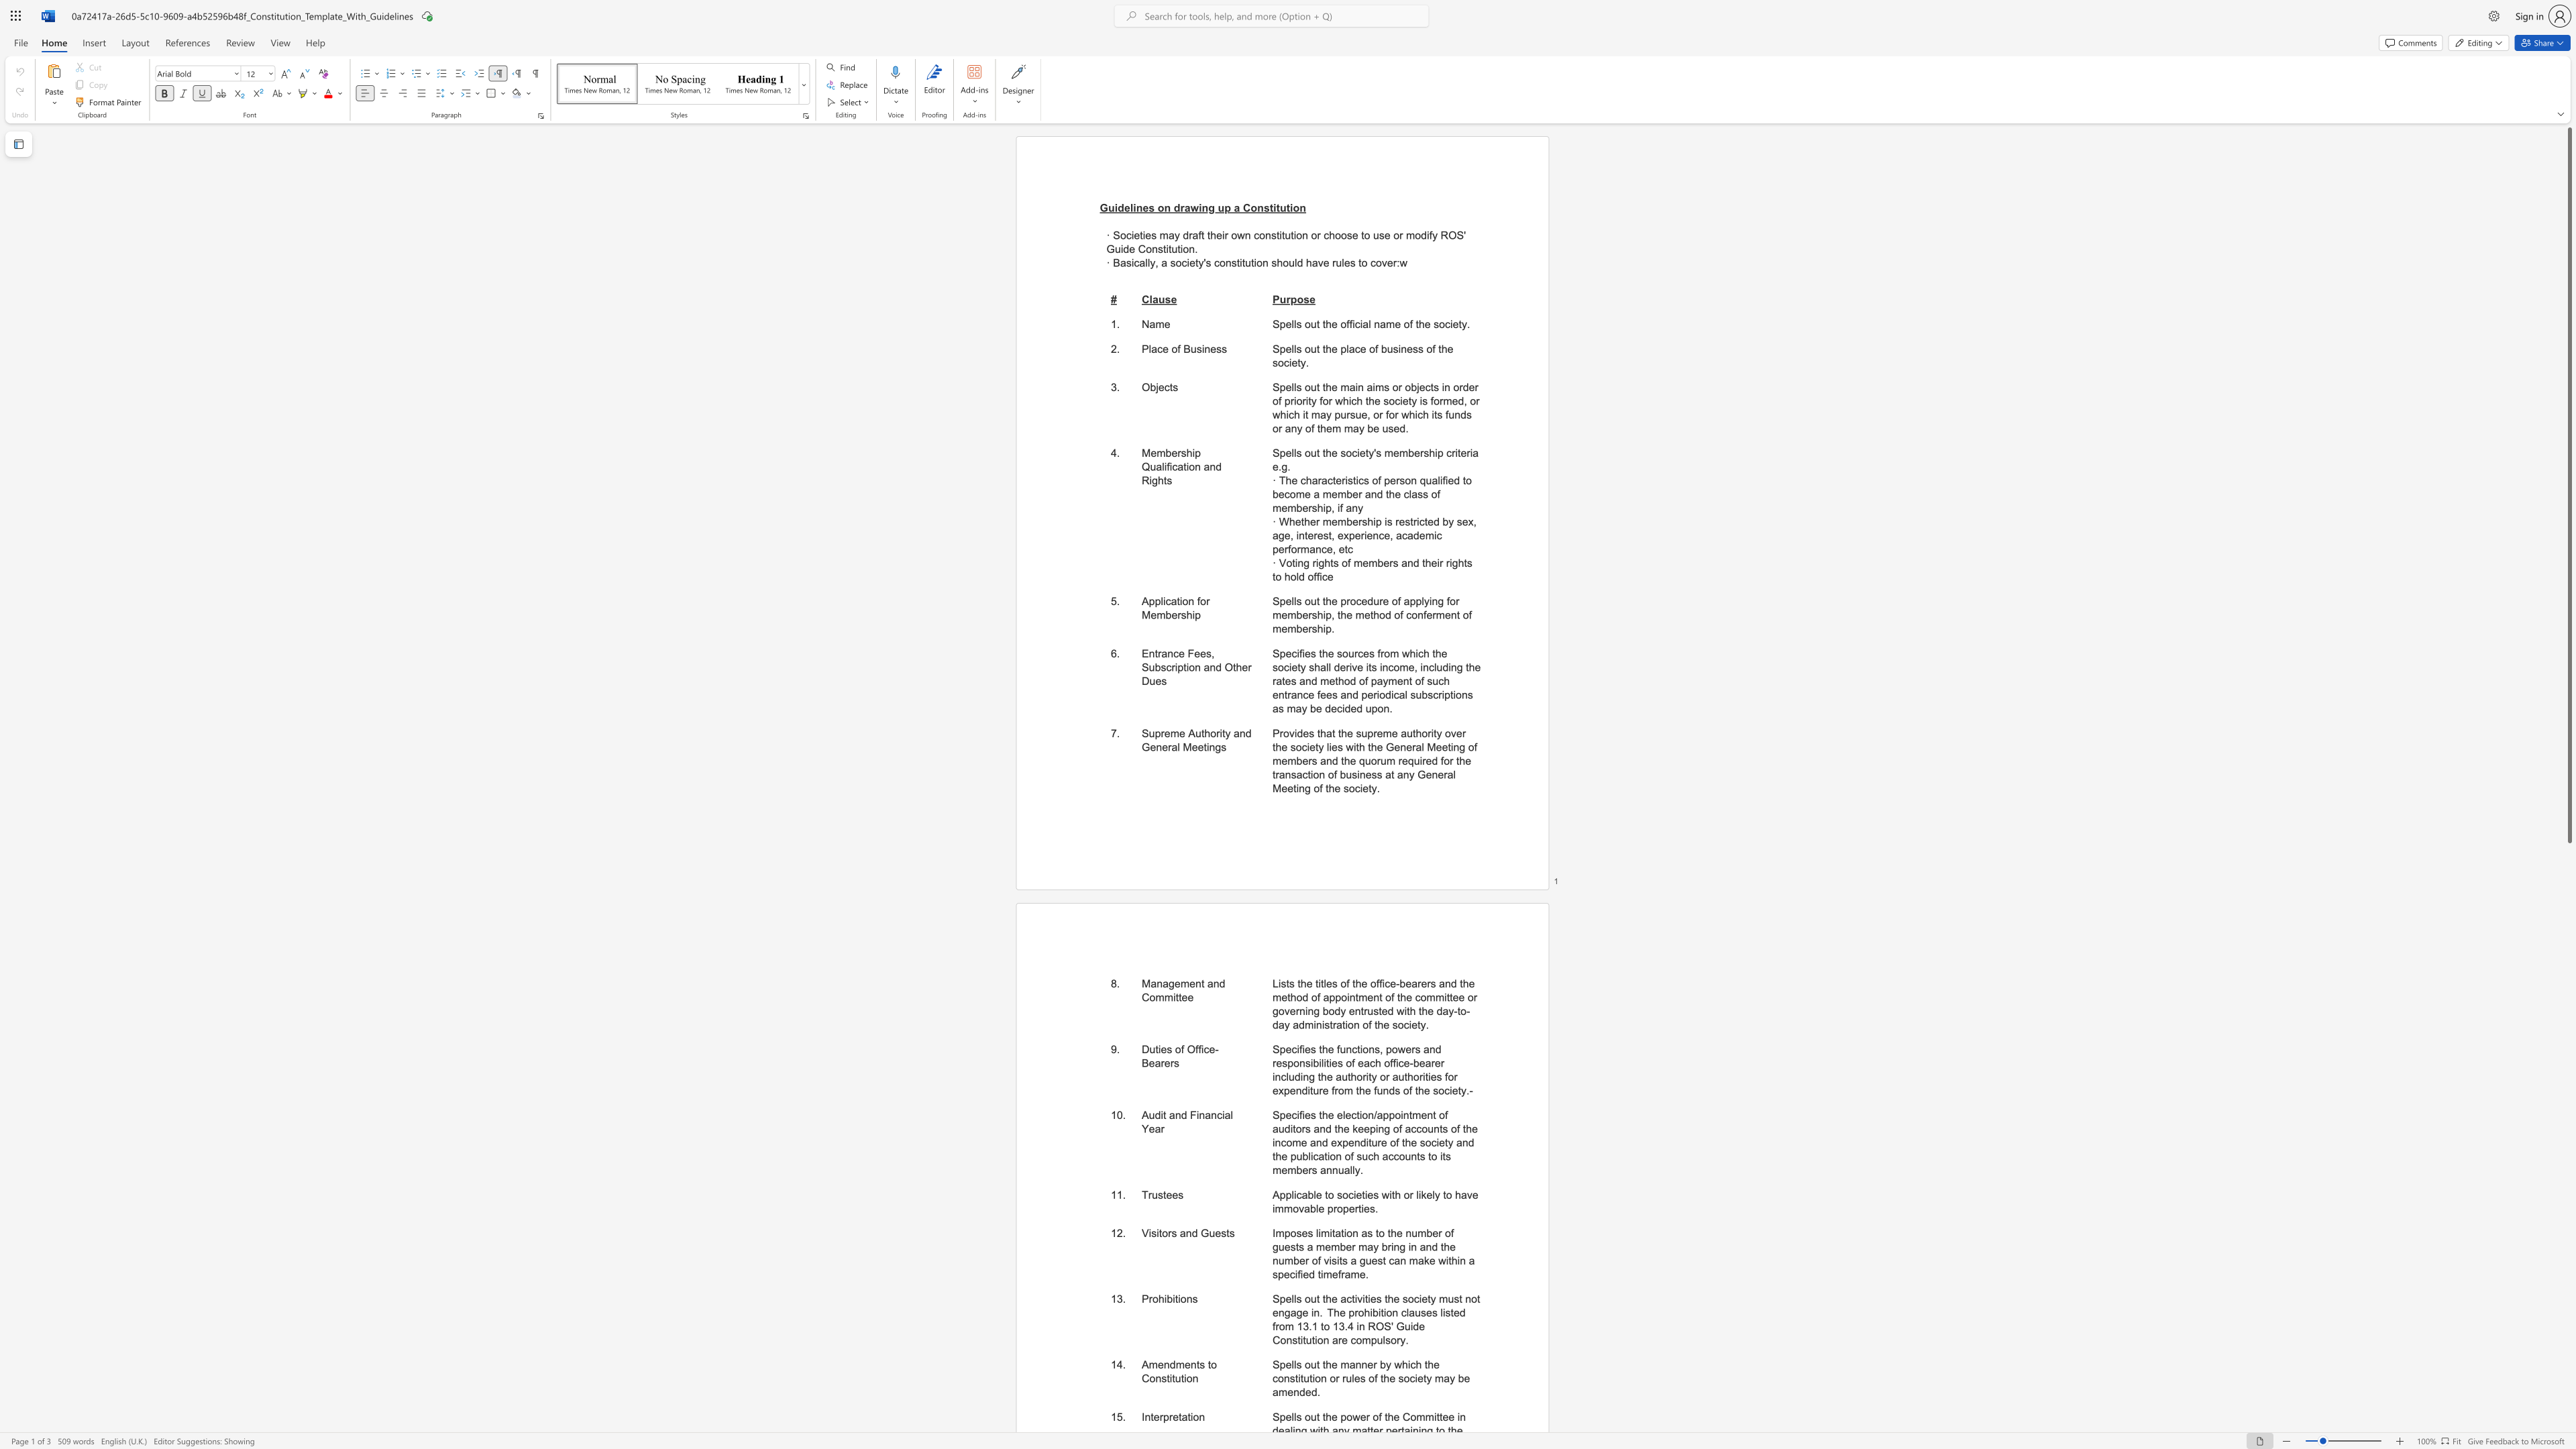 This screenshot has height=1449, width=2576. What do you see at coordinates (2568, 1026) in the screenshot?
I see `the scrollbar to scroll the page down` at bounding box center [2568, 1026].